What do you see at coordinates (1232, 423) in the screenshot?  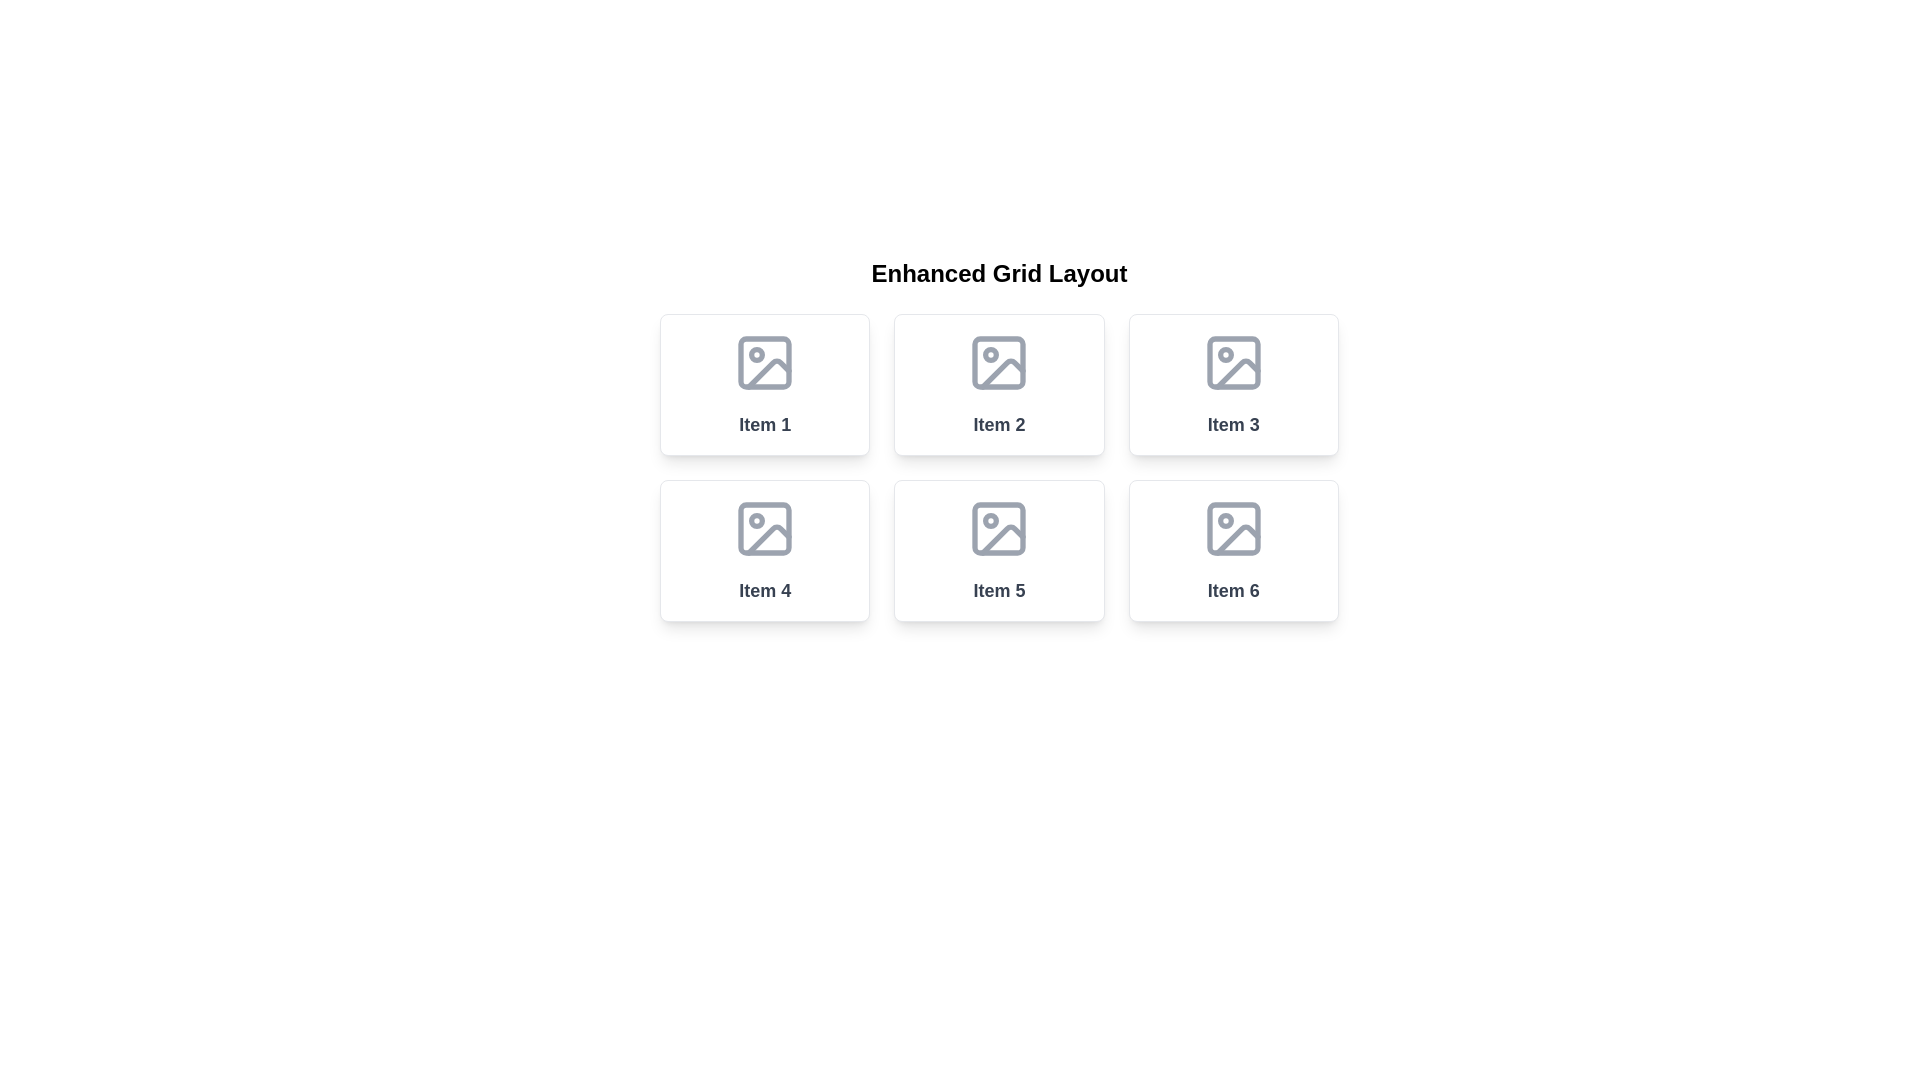 I see `text content of the bold, dark gray 'Item 3.' label located in the third column of the top row in a 2x3 grid layout` at bounding box center [1232, 423].